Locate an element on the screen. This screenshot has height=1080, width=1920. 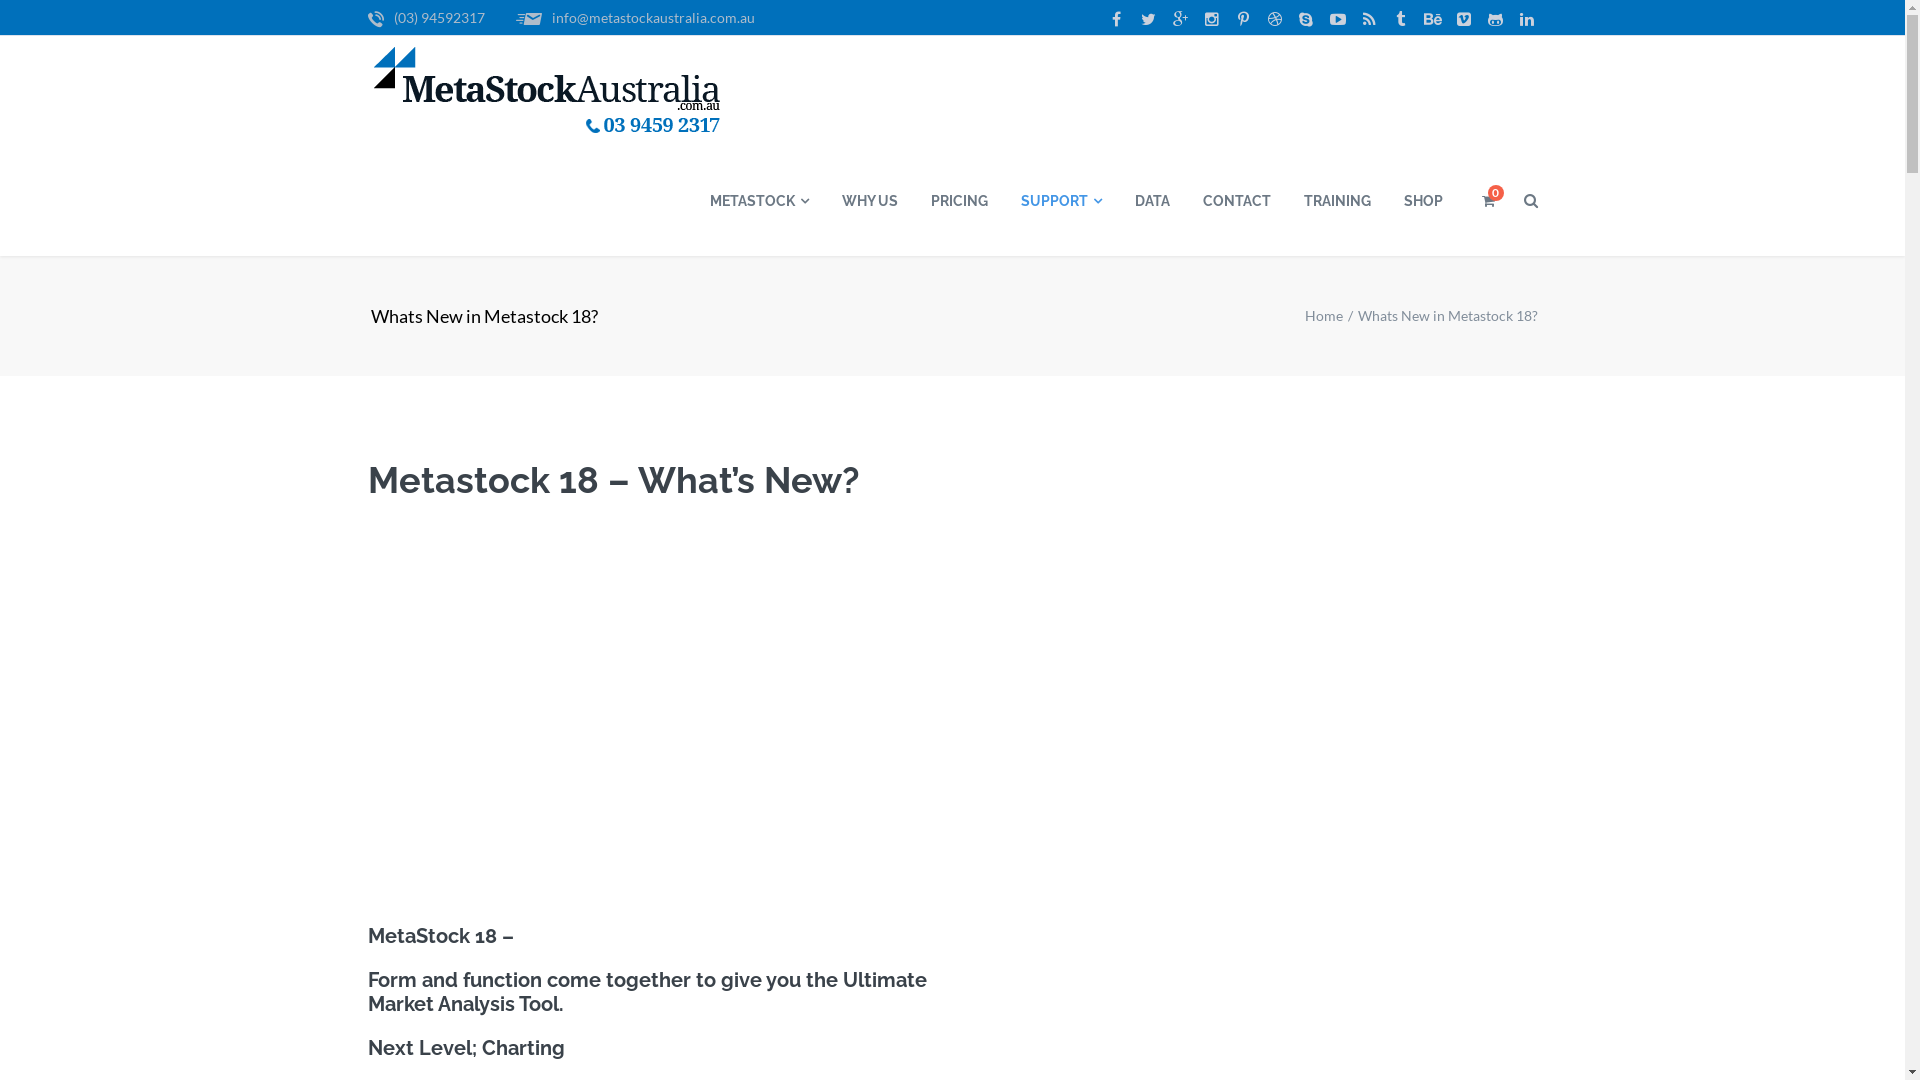
'SHOP' is located at coordinates (1385, 200).